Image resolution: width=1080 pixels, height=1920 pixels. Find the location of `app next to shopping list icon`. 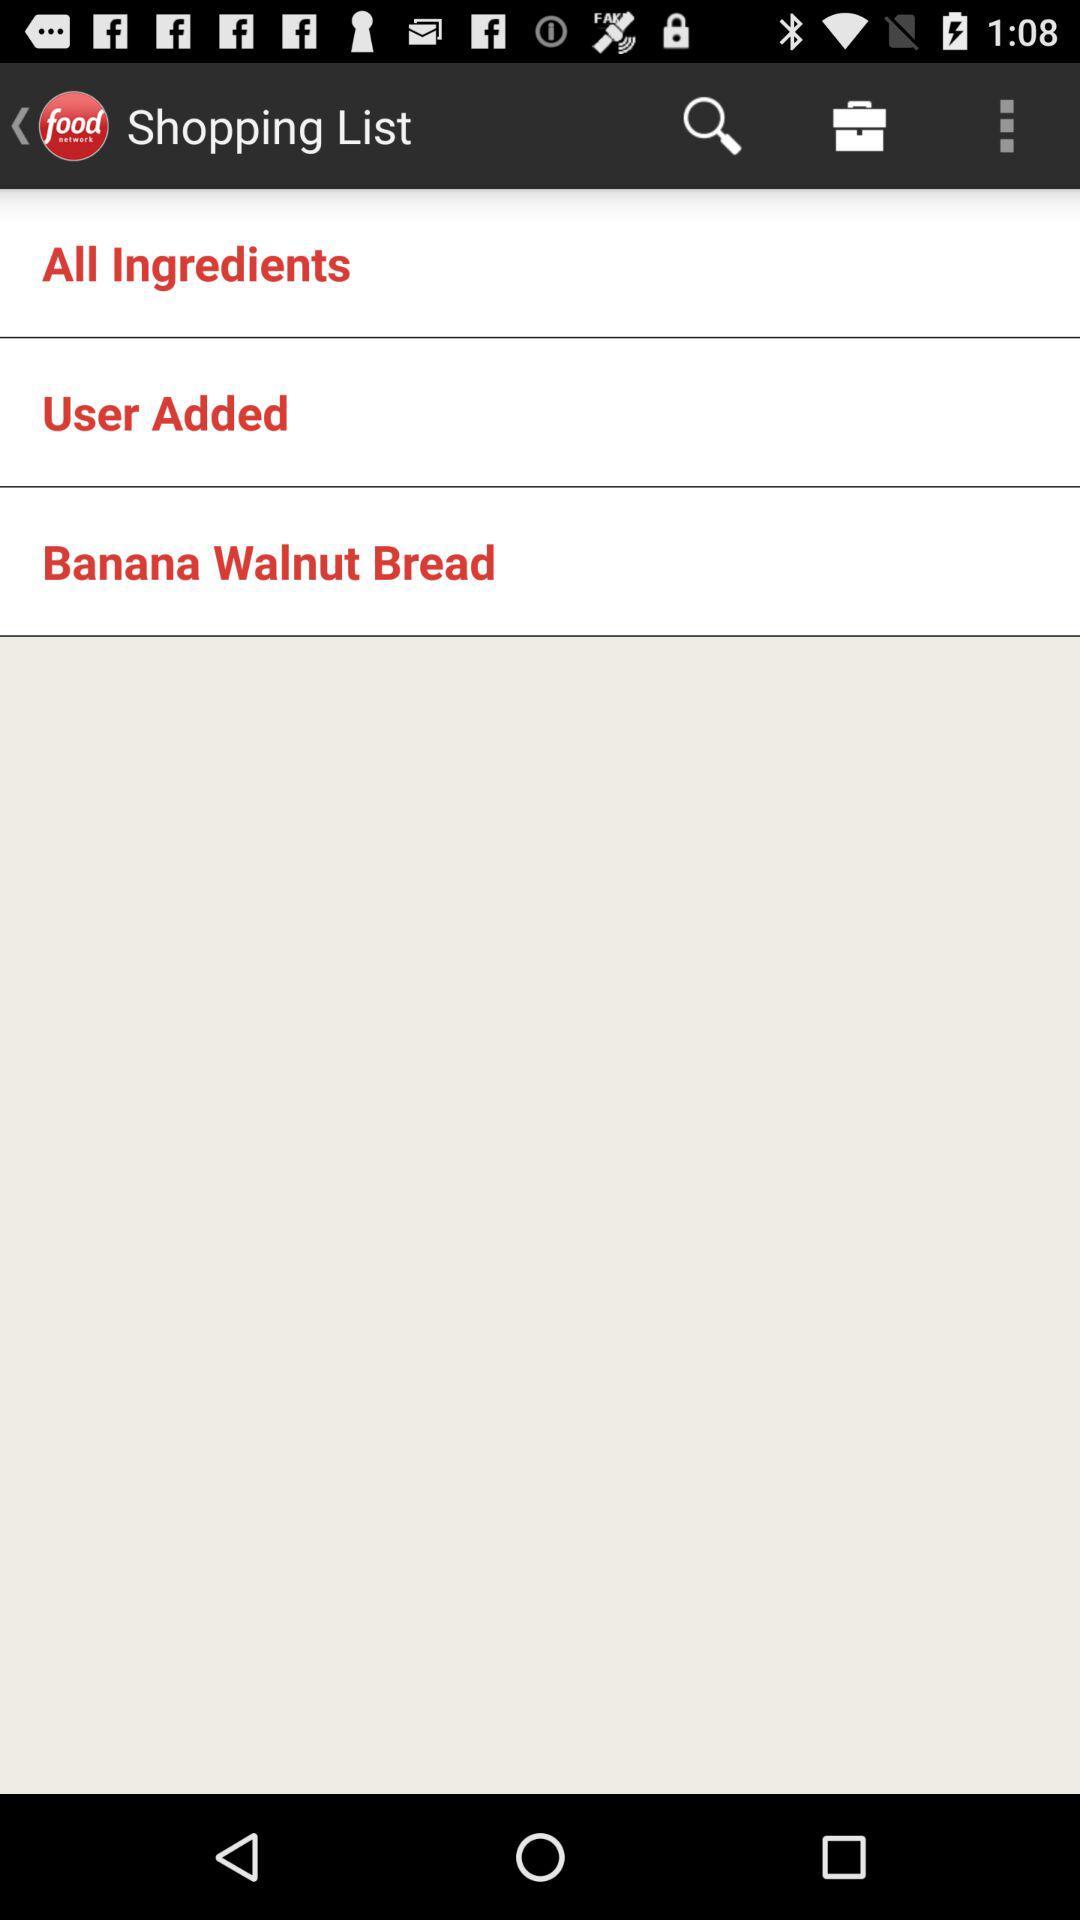

app next to shopping list icon is located at coordinates (711, 124).